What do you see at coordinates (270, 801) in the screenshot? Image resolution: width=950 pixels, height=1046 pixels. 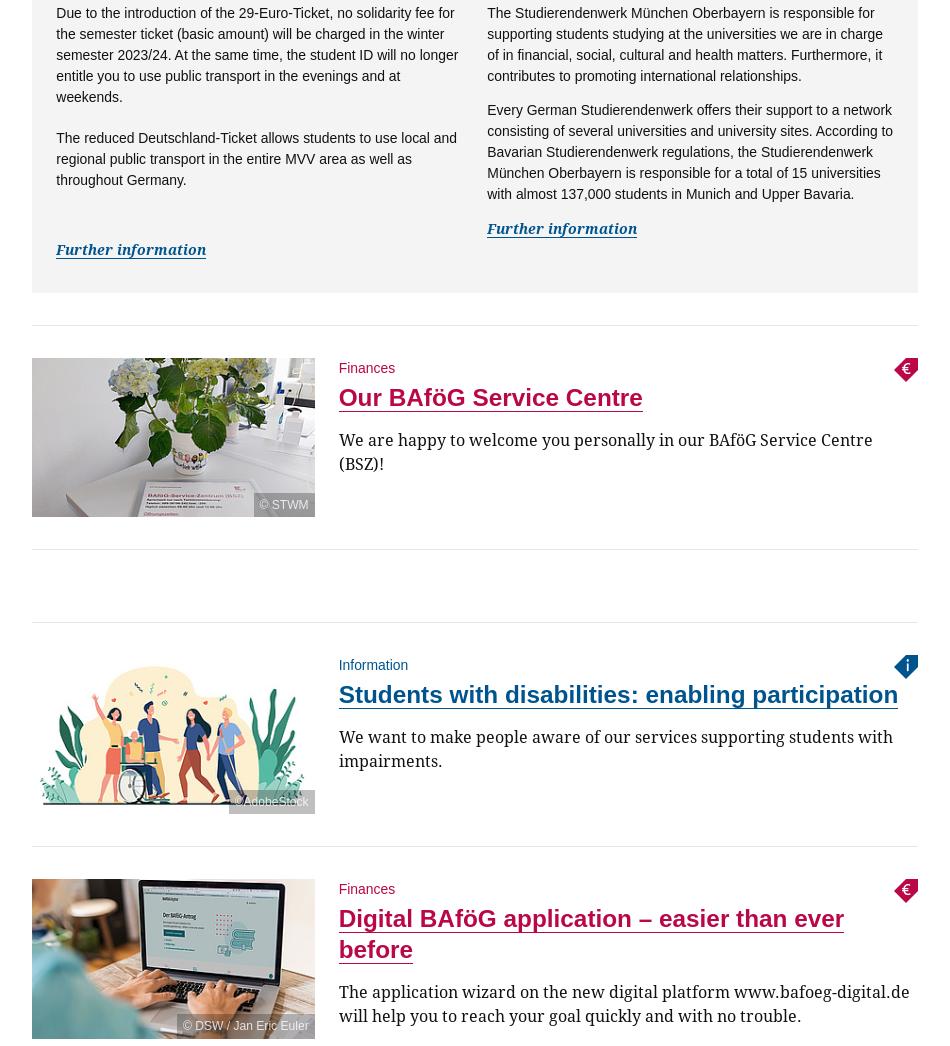 I see `'©AdobeStock'` at bounding box center [270, 801].